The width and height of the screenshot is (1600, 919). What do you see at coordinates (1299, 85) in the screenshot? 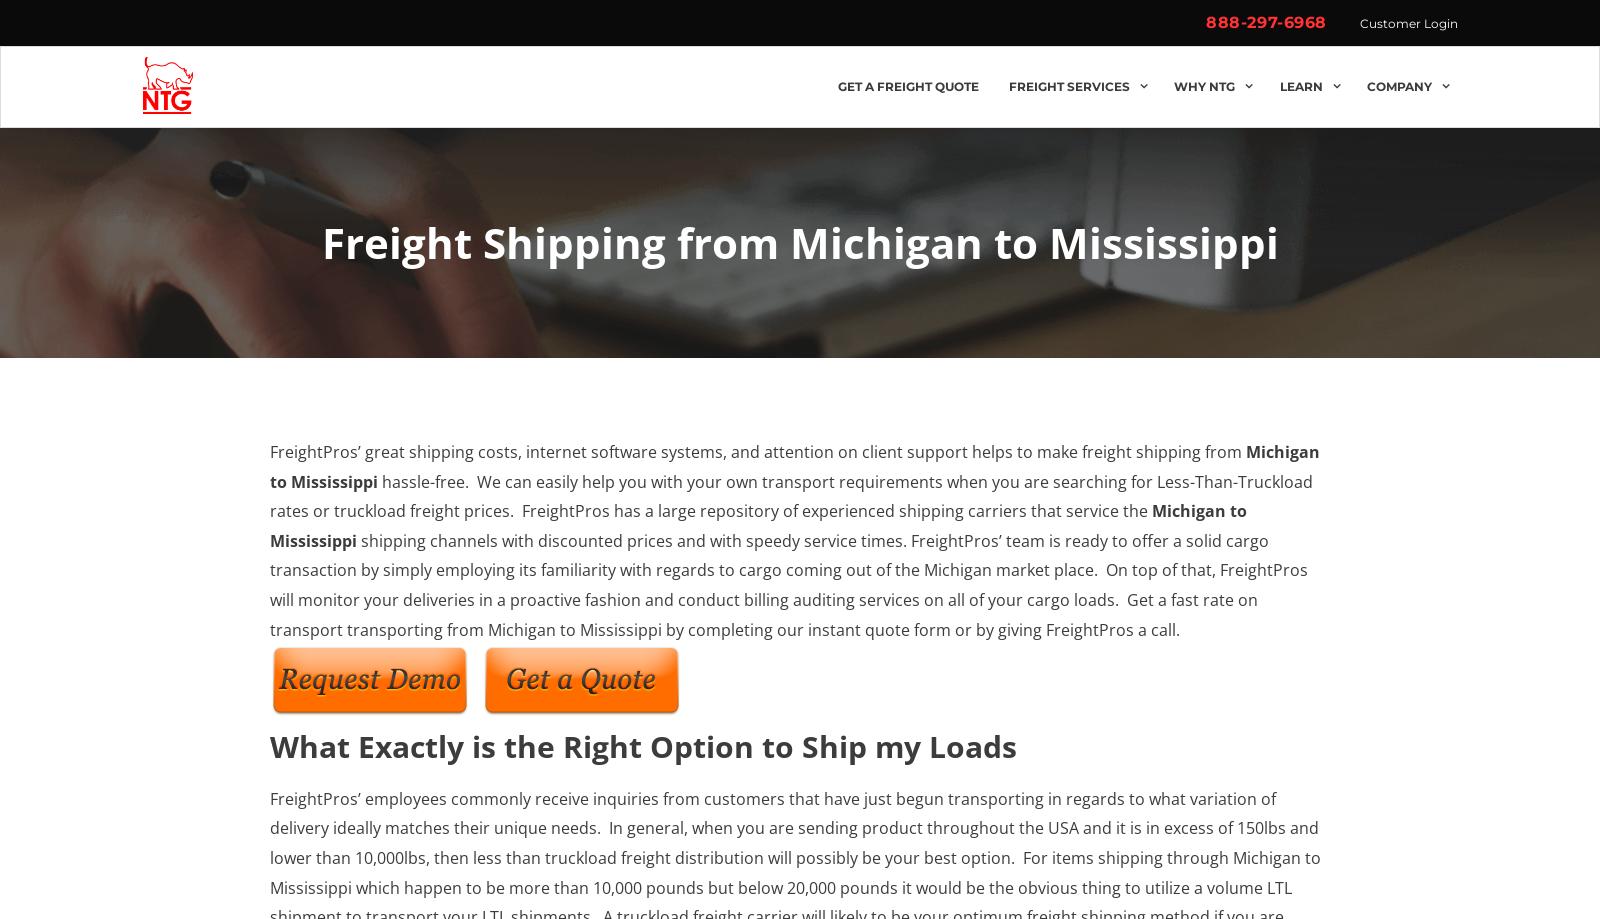
I see `'Learn'` at bounding box center [1299, 85].